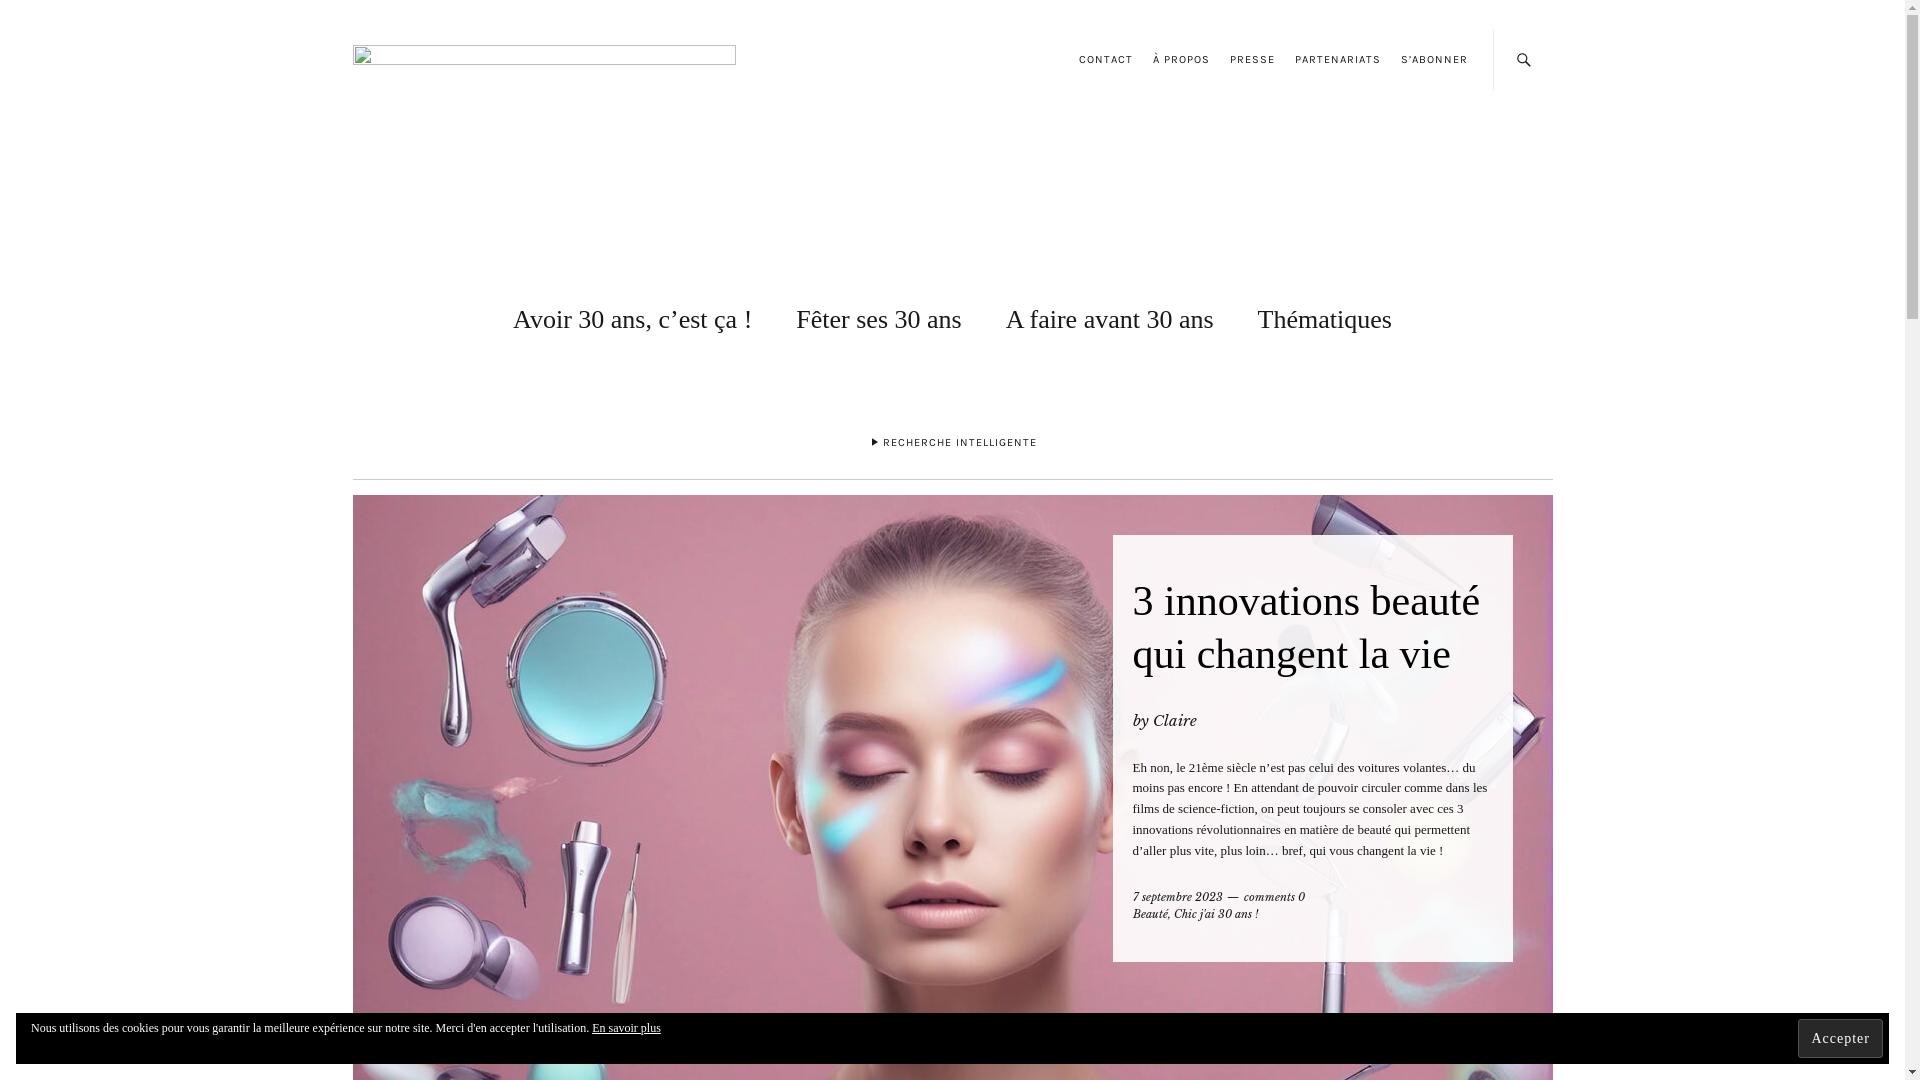 The image size is (1920, 1080). Describe the element at coordinates (1251, 58) in the screenshot. I see `'PRESSE'` at that location.